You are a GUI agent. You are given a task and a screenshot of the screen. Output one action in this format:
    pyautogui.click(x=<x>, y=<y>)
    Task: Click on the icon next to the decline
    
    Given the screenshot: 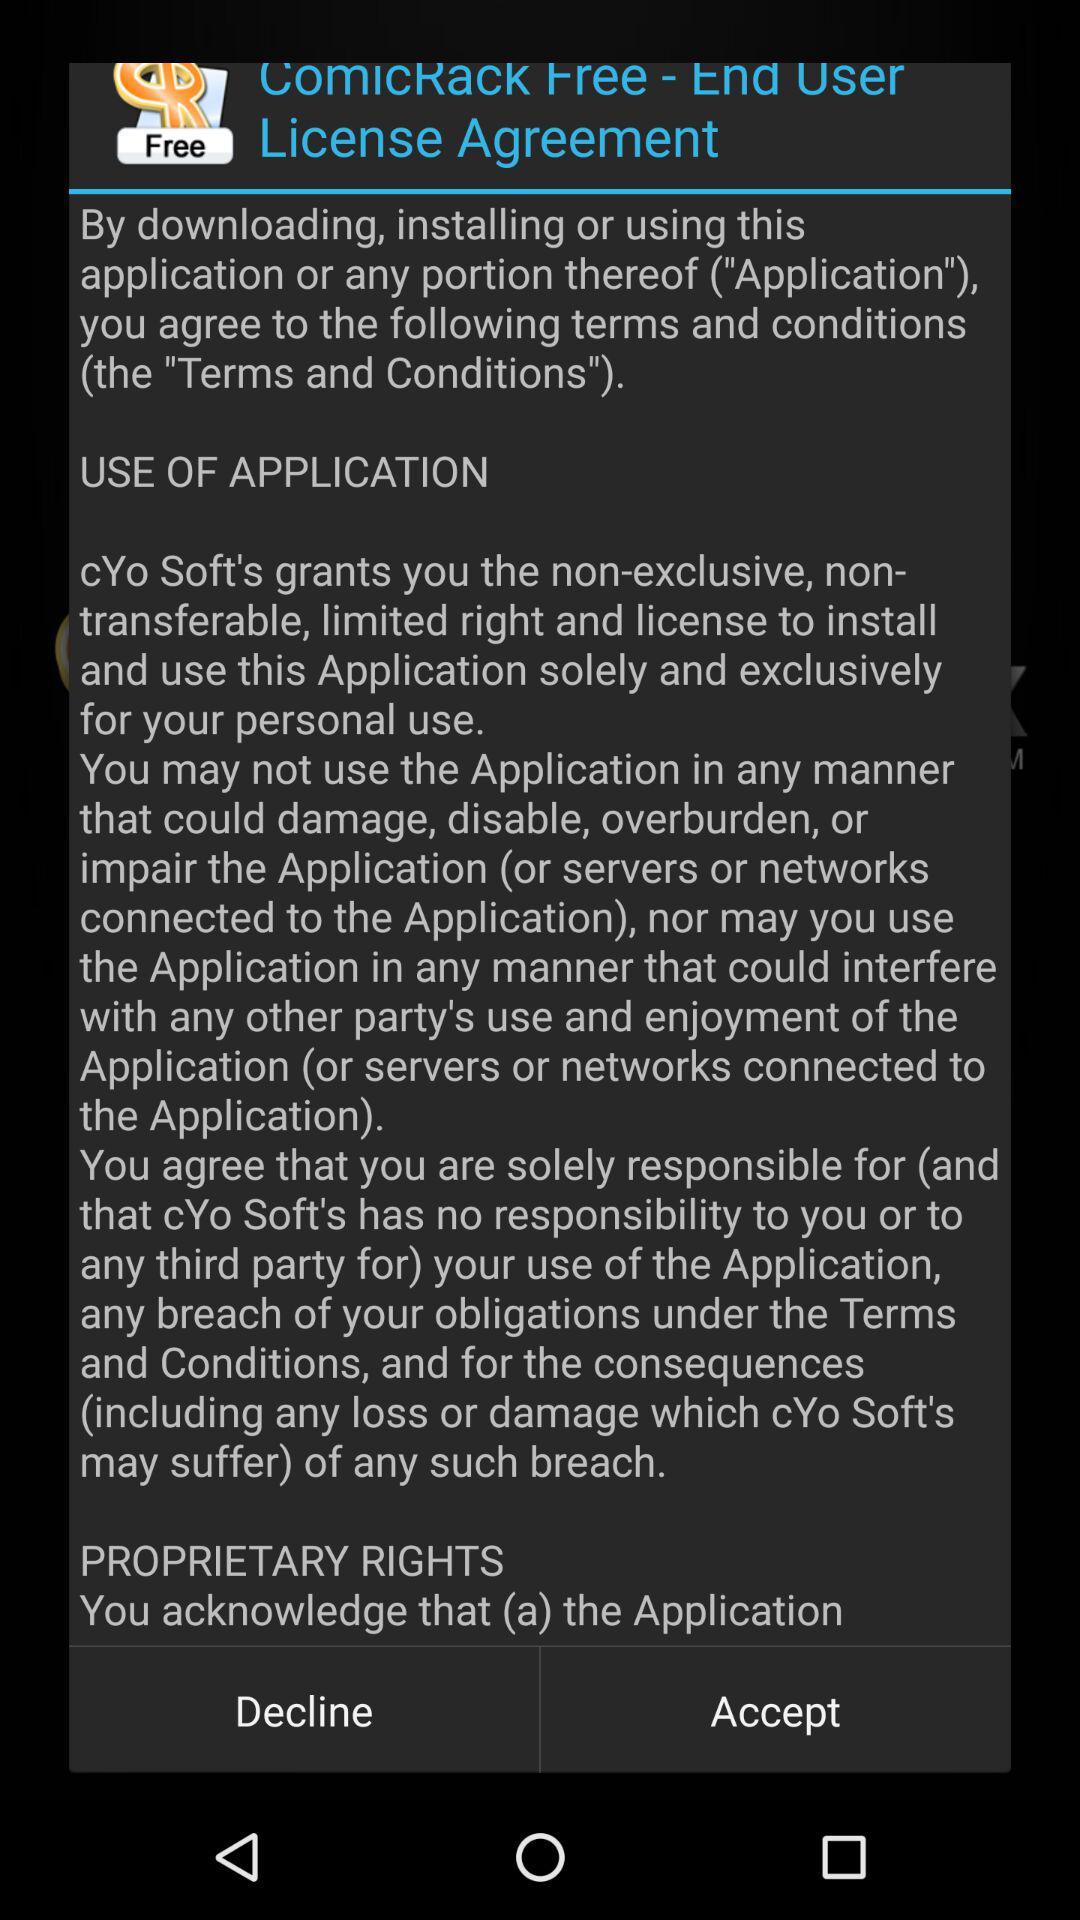 What is the action you would take?
    pyautogui.click(x=774, y=1708)
    